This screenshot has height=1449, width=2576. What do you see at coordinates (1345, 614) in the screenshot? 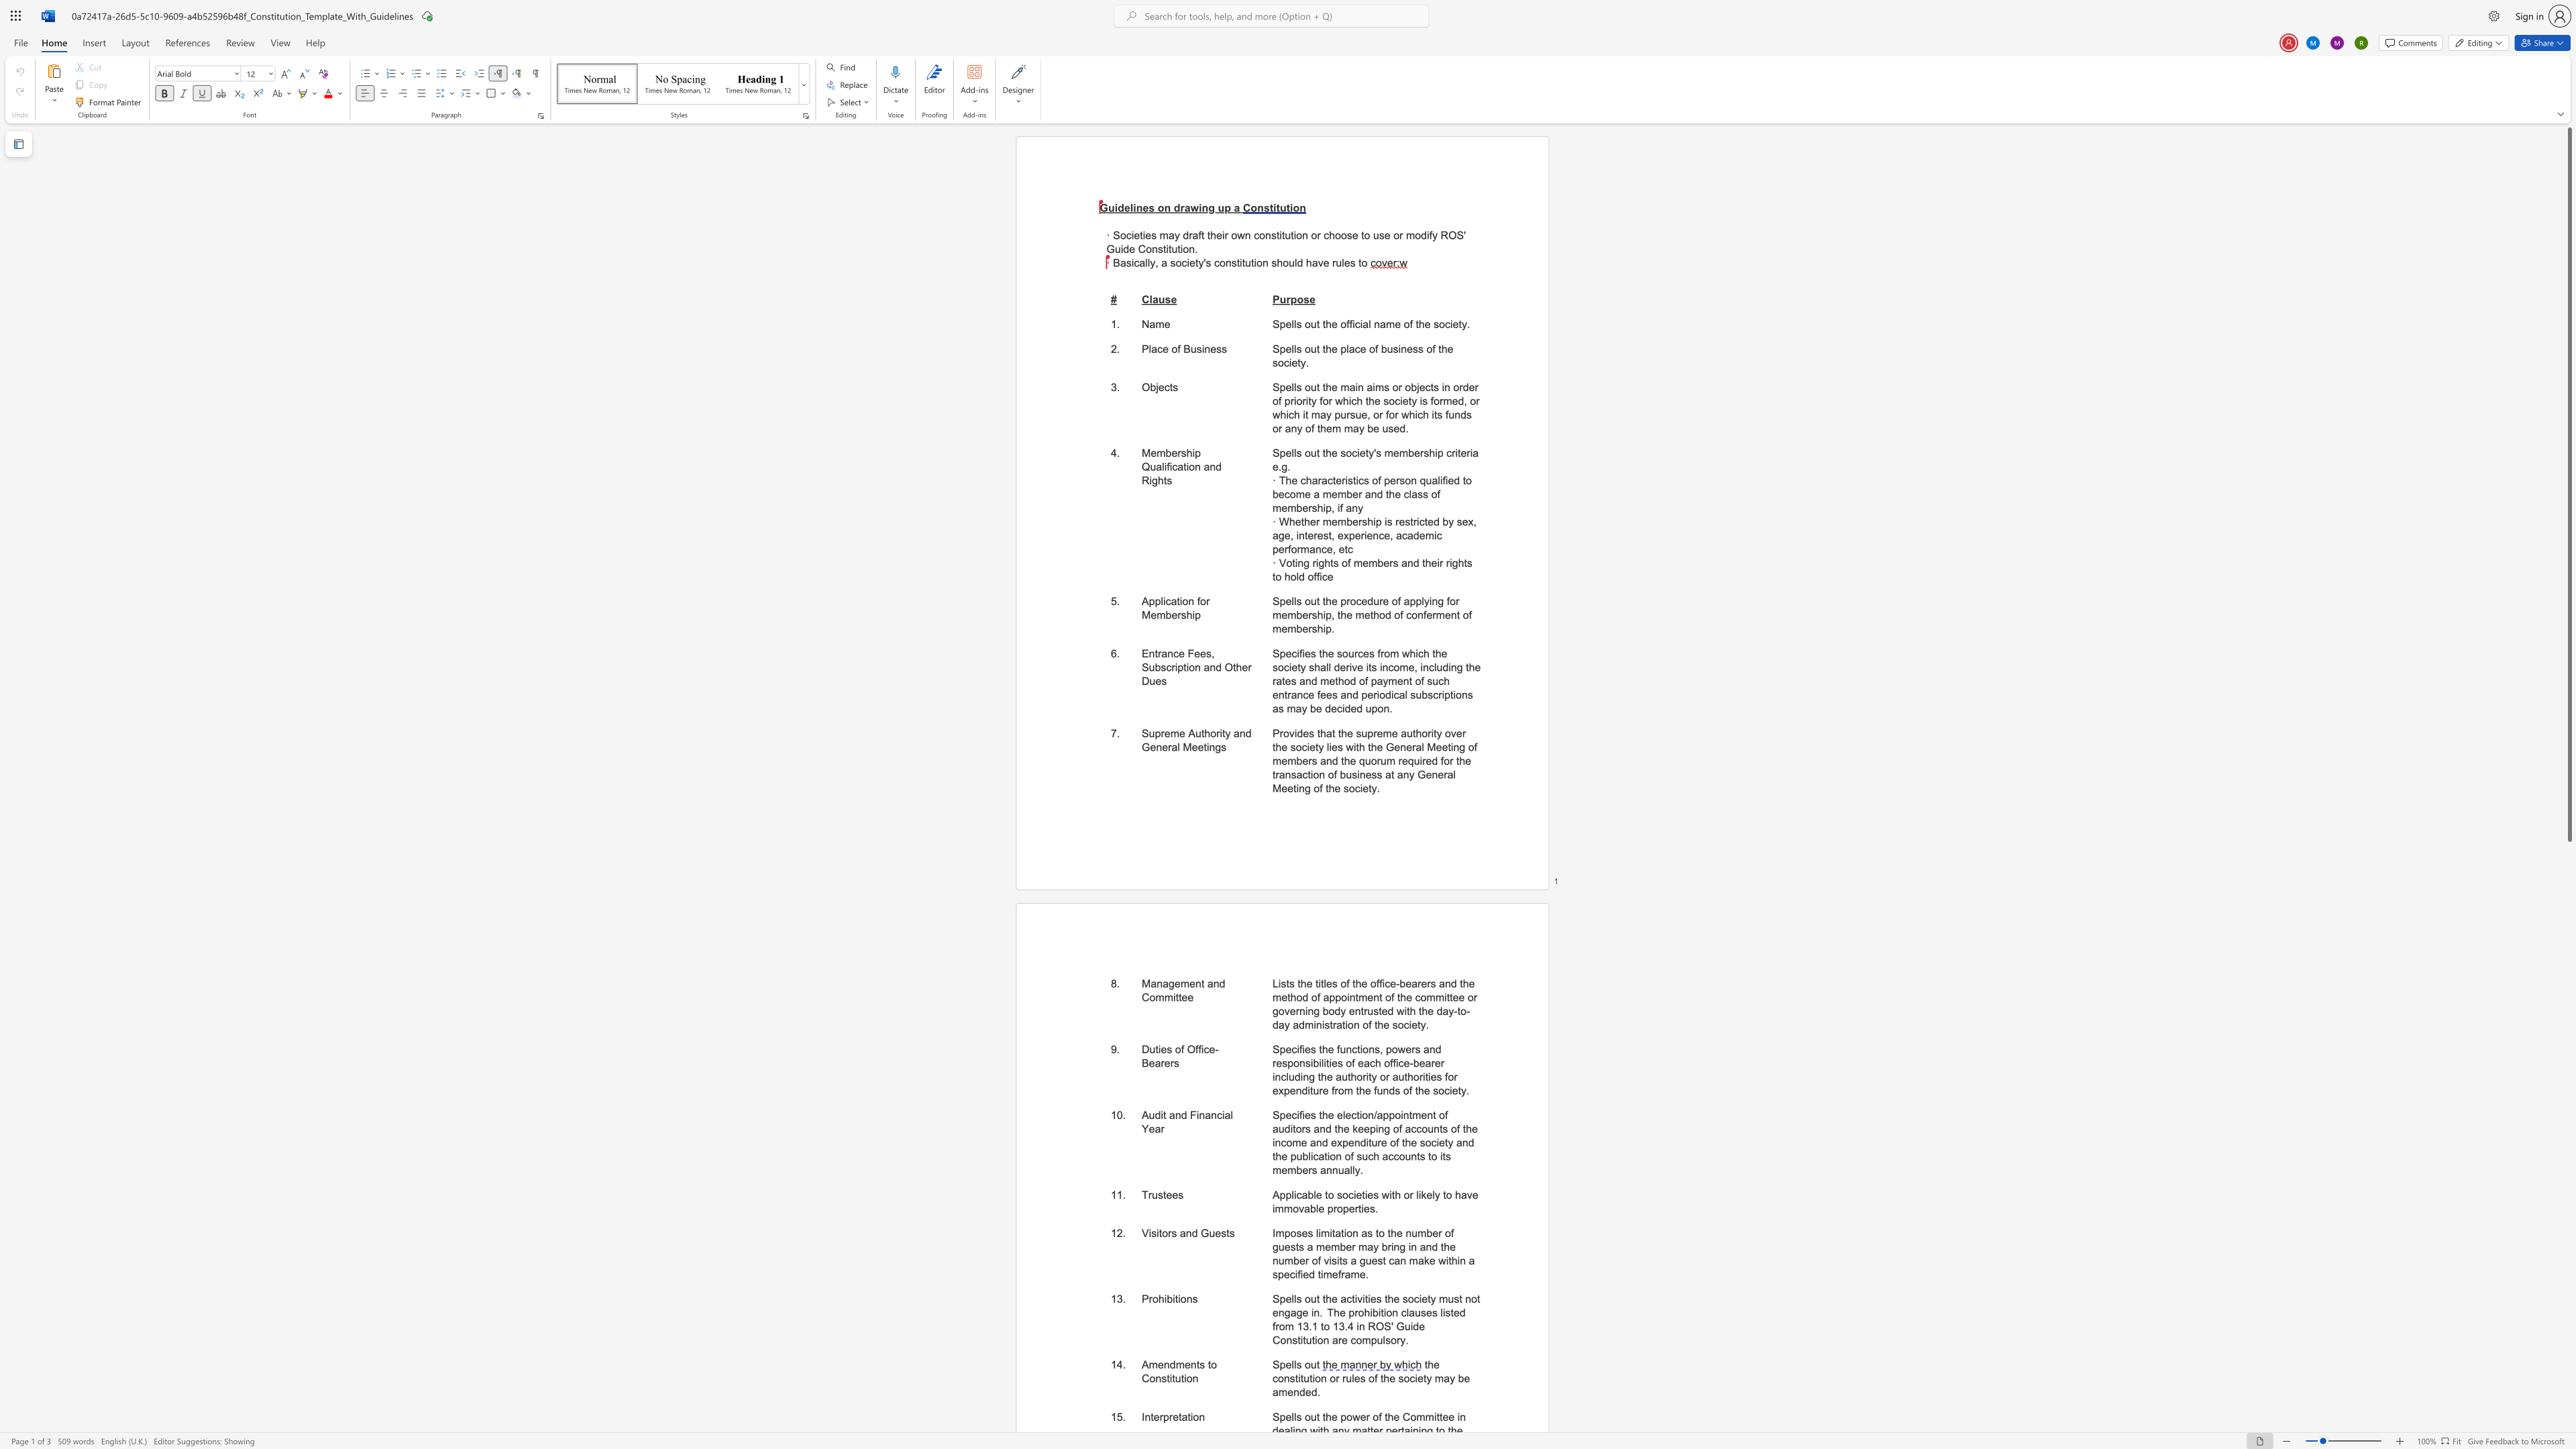
I see `the subset text "e method of conferment of membersh" within the text "Spells out the procedure of applying for membership, the method of conferment of membership."` at bounding box center [1345, 614].